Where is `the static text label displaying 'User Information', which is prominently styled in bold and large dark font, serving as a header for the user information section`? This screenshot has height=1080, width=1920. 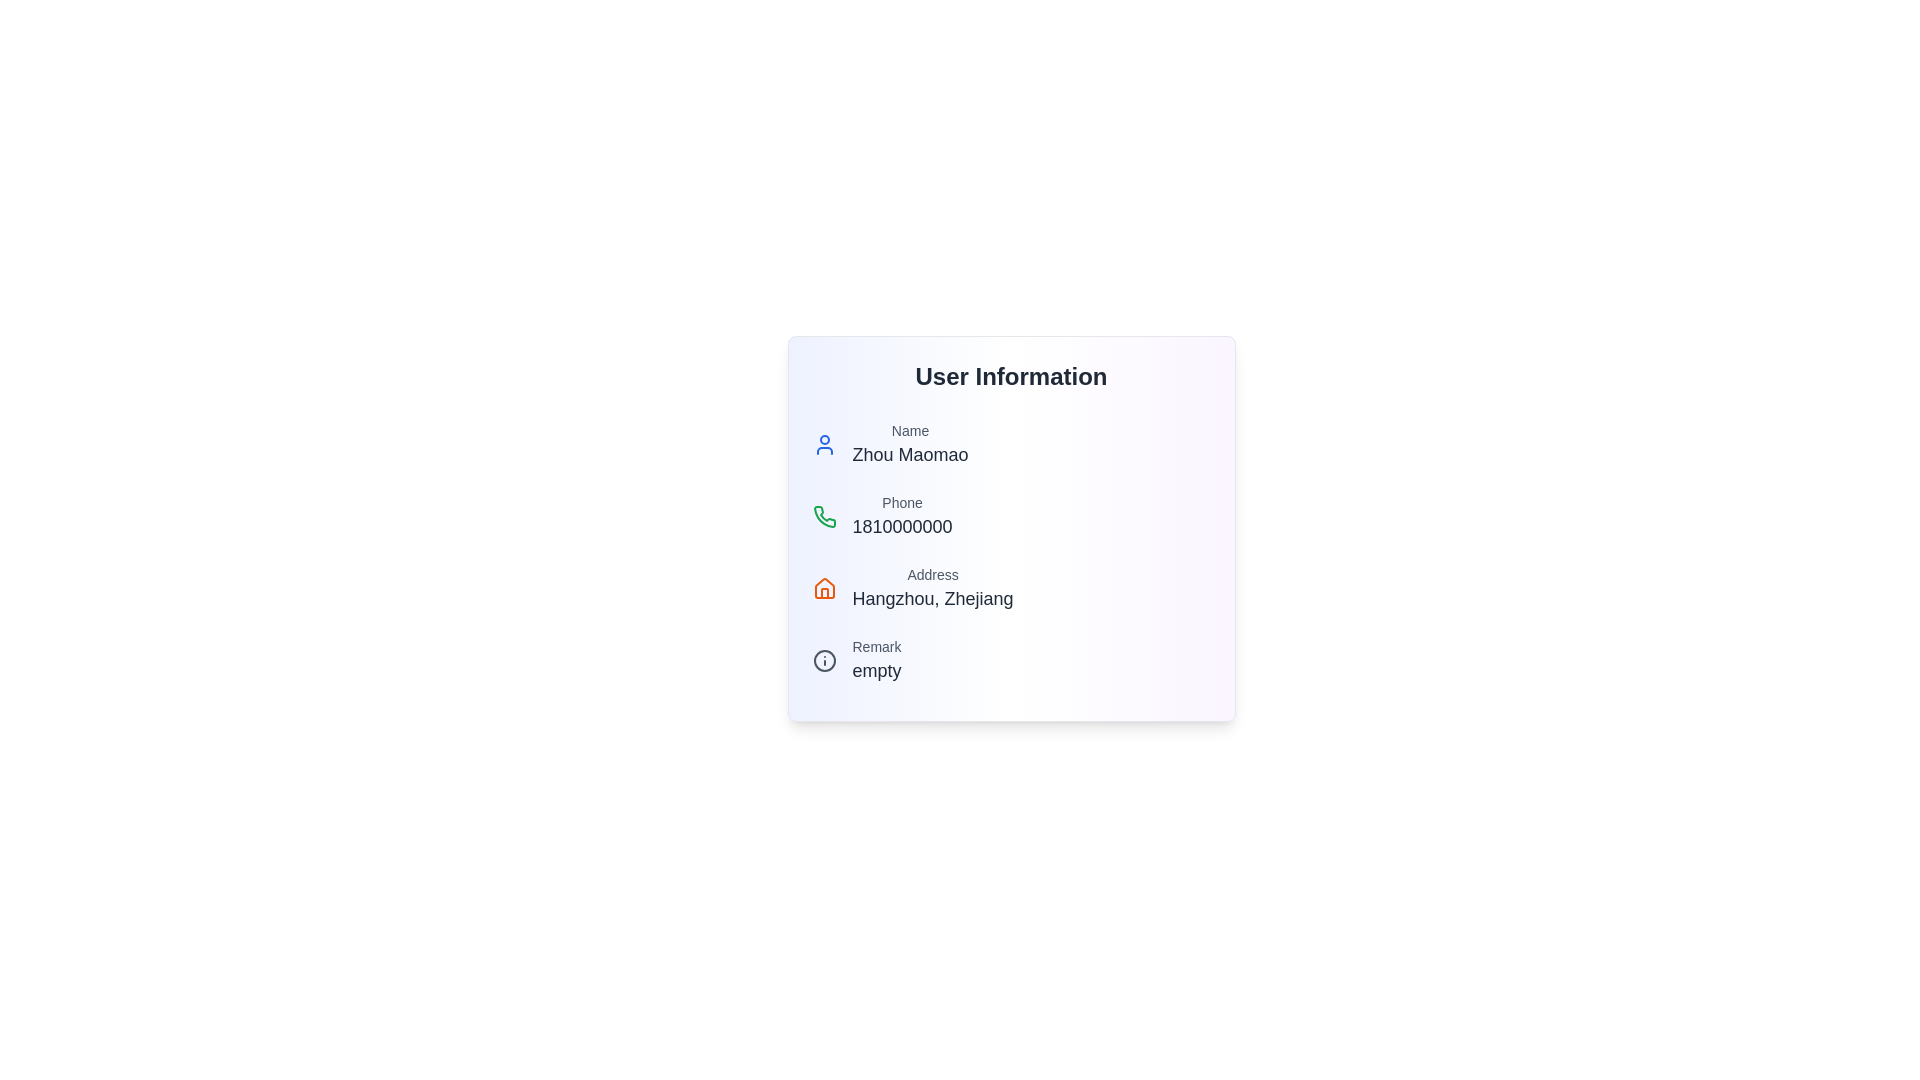 the static text label displaying 'User Information', which is prominently styled in bold and large dark font, serving as a header for the user information section is located at coordinates (1011, 377).